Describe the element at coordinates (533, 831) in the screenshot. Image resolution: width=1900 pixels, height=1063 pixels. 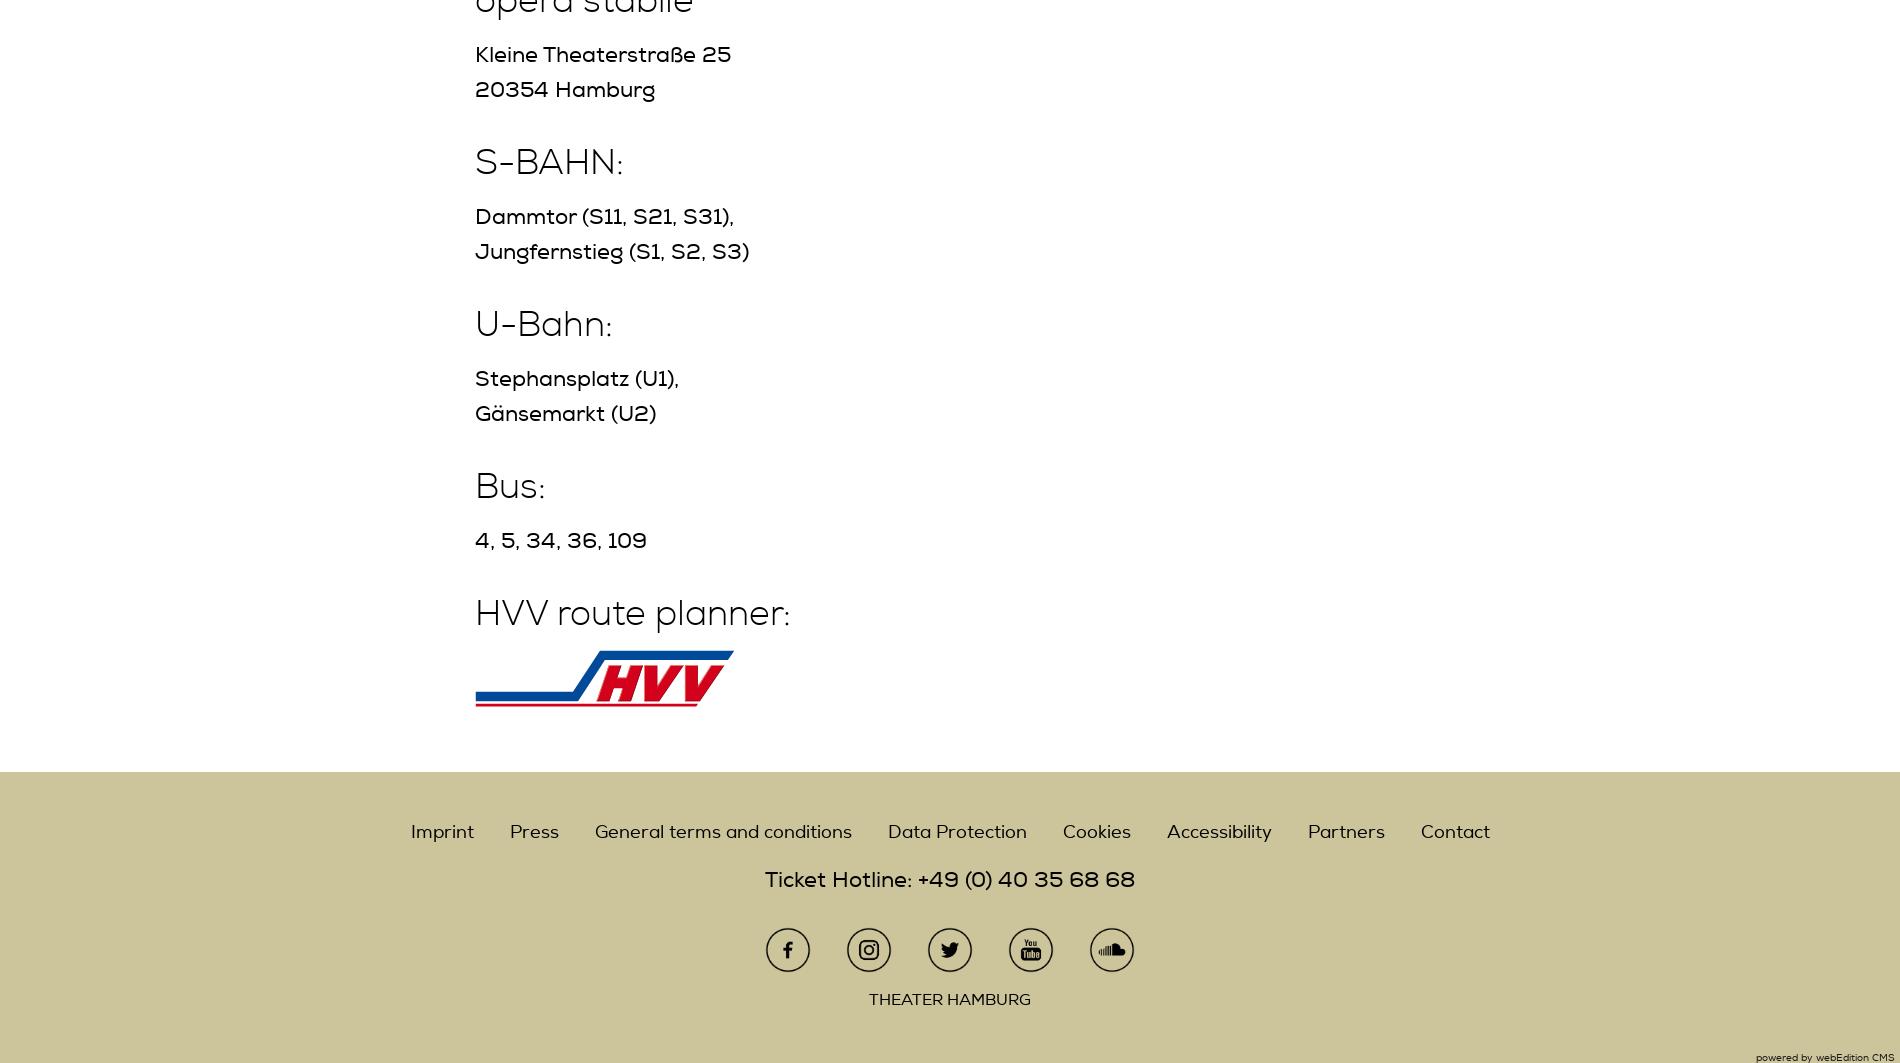
I see `'Press'` at that location.